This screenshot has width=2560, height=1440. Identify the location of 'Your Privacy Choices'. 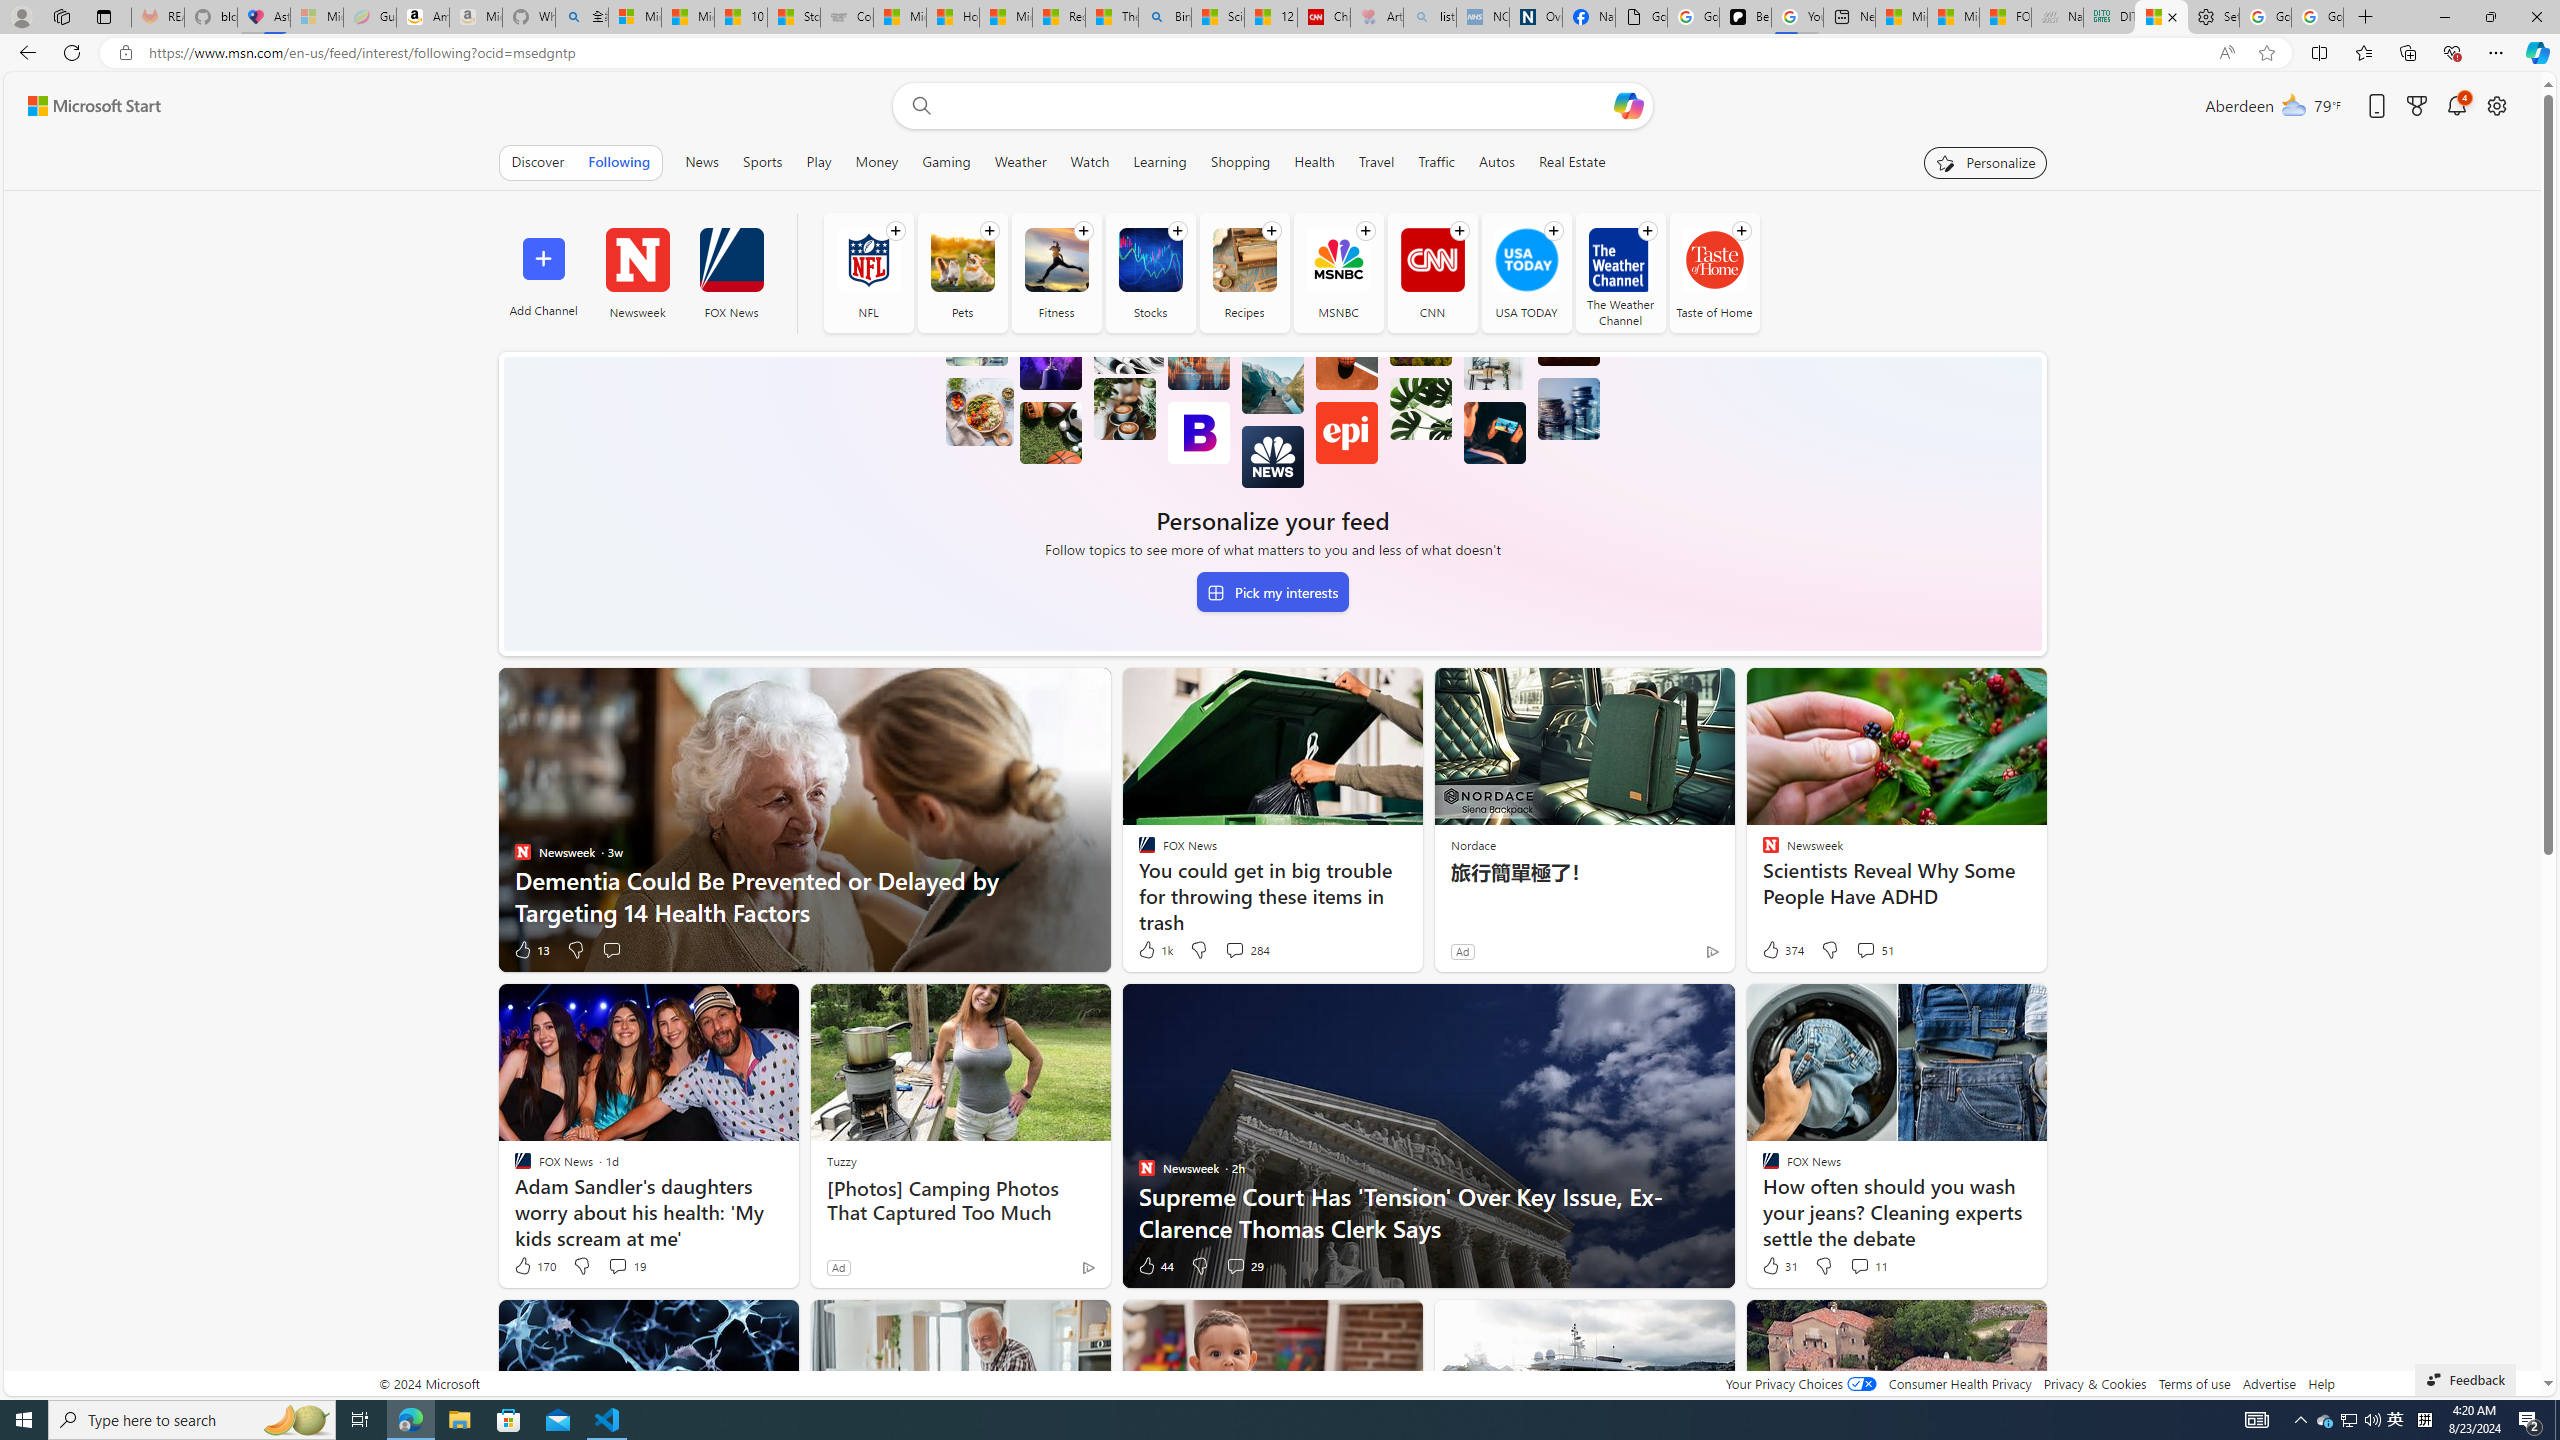
(1799, 1382).